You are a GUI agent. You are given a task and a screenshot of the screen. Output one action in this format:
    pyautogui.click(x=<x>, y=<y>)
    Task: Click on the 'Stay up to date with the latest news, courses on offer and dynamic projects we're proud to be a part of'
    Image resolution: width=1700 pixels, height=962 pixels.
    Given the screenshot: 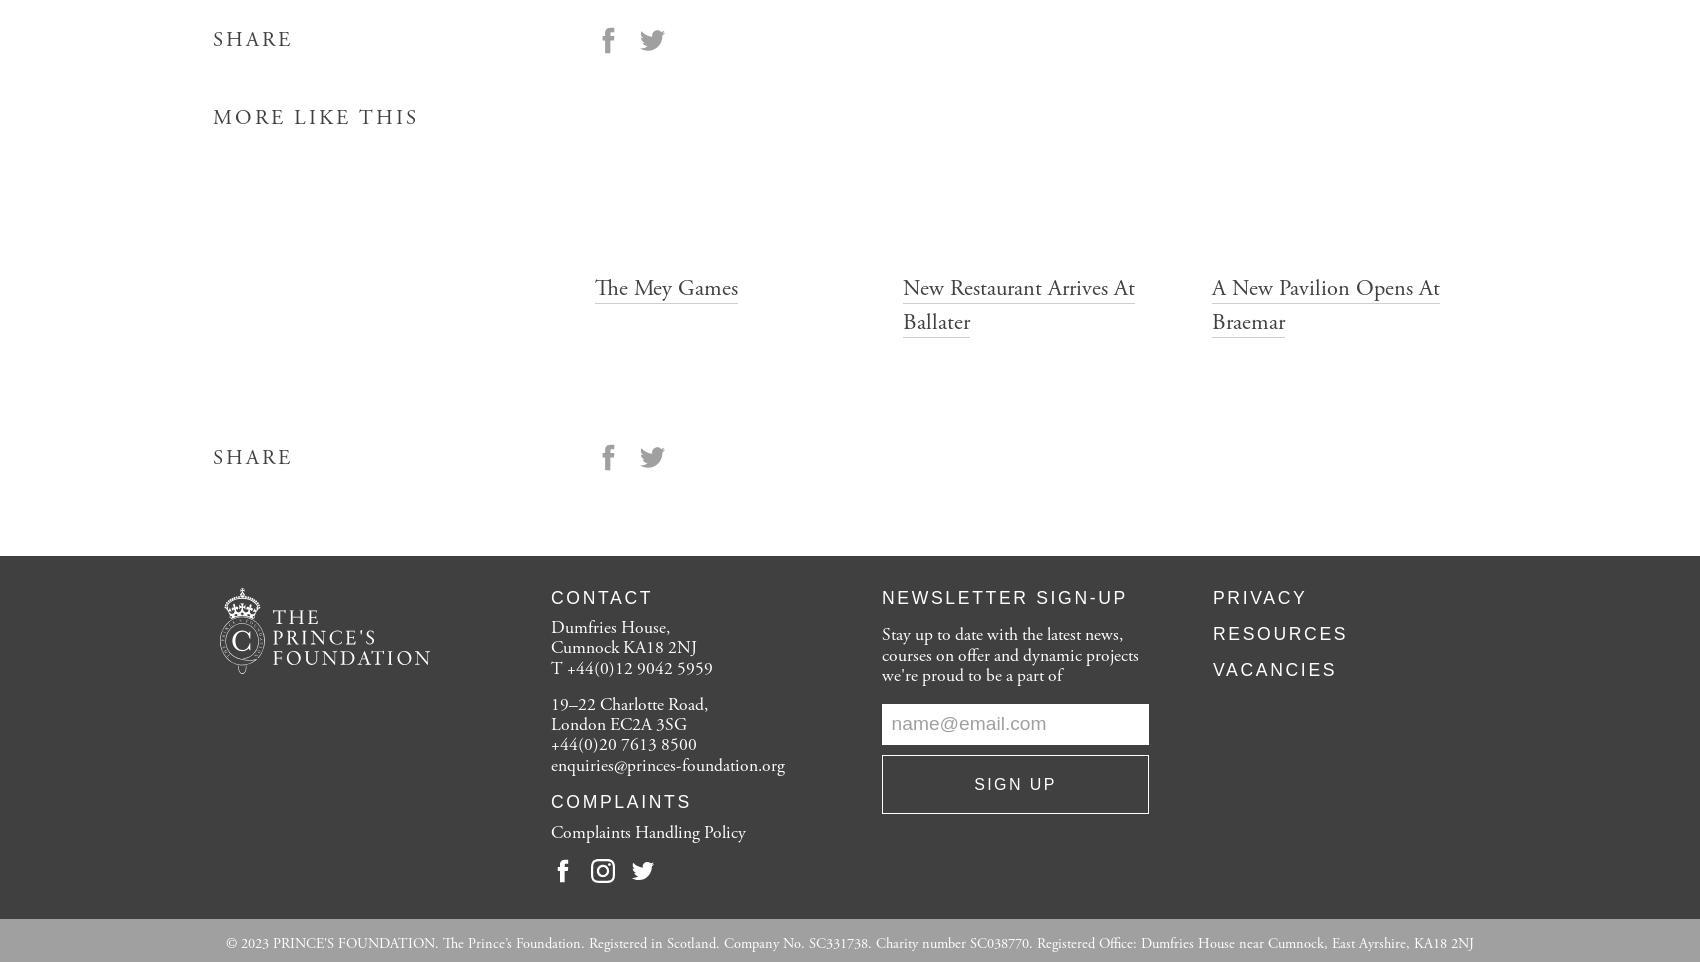 What is the action you would take?
    pyautogui.click(x=881, y=655)
    